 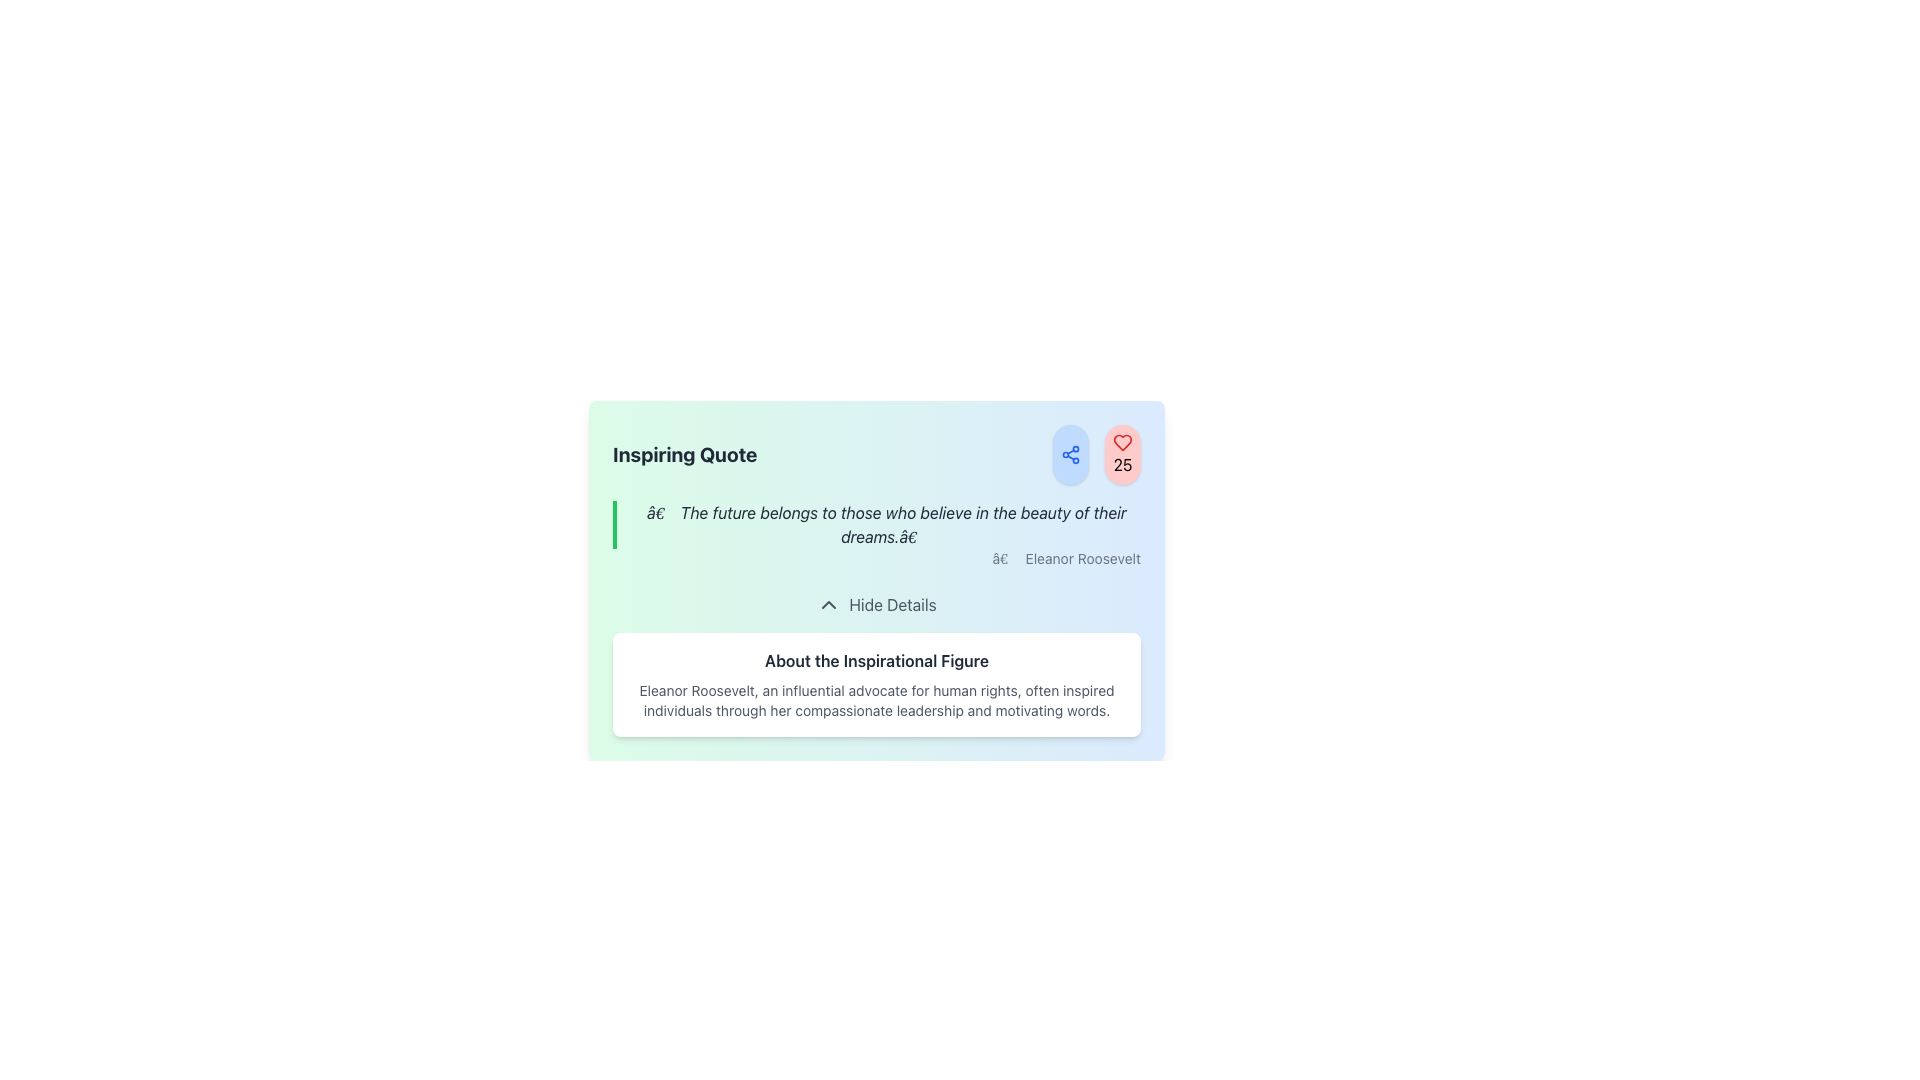 I want to click on the heart icon styled in an outlined design with a red color, which is part of a circular button with a pinkish-red background, located in the upper right-hand corner of the card element, so click(x=1123, y=442).